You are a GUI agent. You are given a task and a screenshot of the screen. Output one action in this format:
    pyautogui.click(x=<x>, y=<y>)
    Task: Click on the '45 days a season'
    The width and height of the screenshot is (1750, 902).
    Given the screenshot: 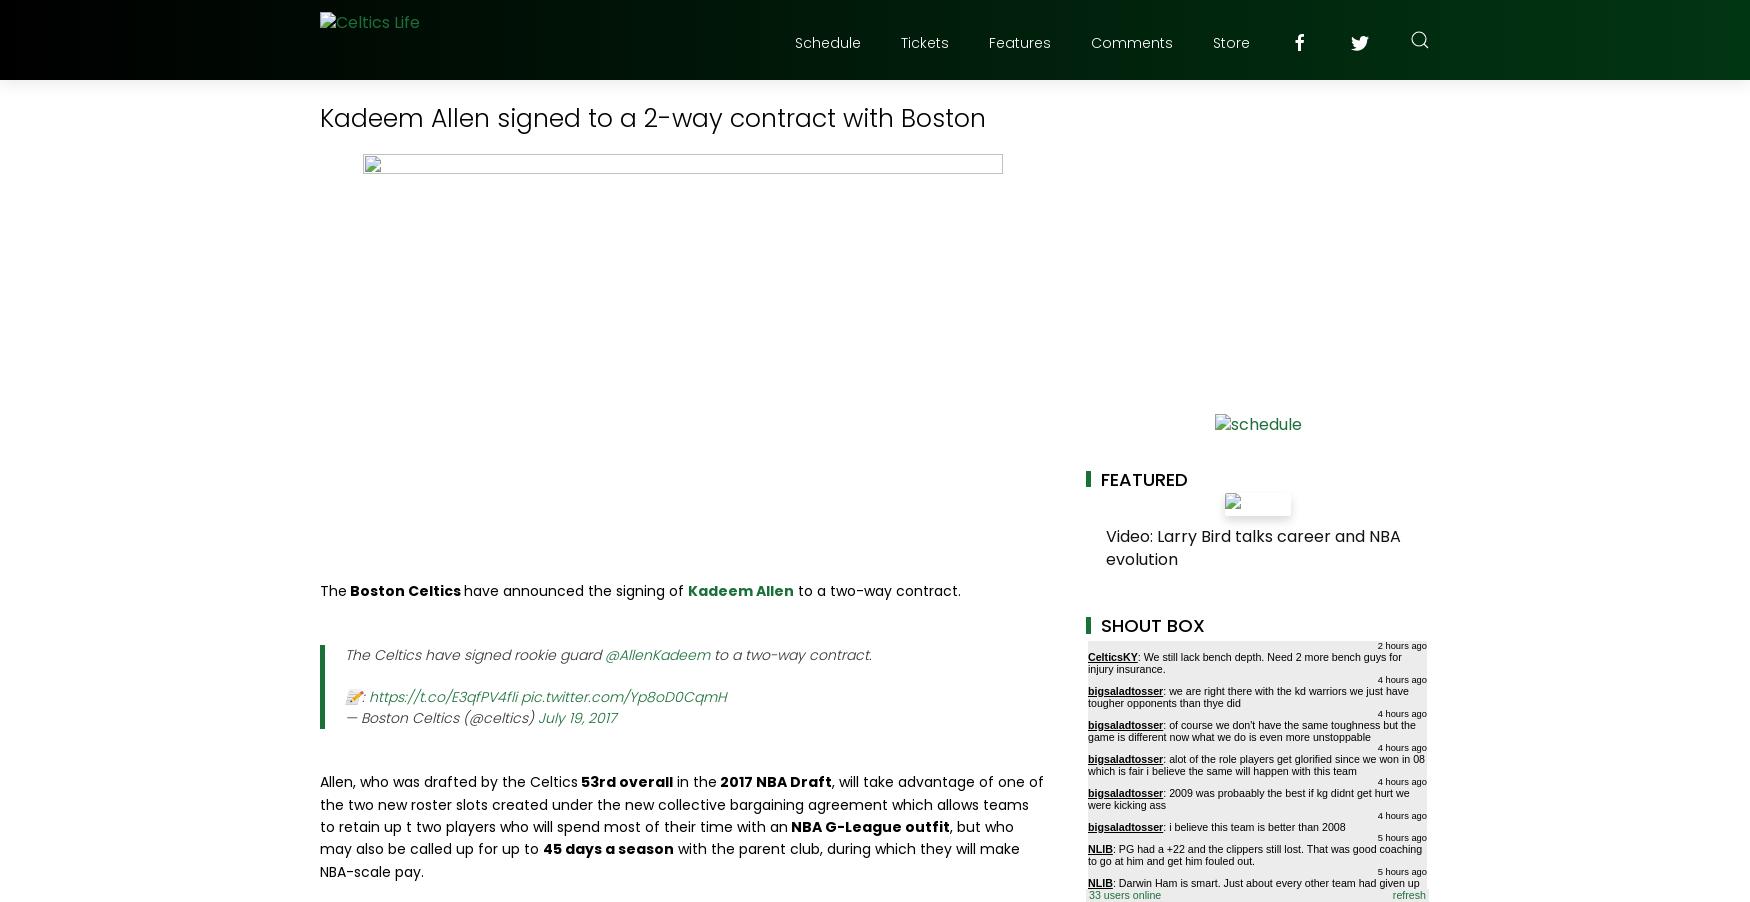 What is the action you would take?
    pyautogui.click(x=542, y=848)
    